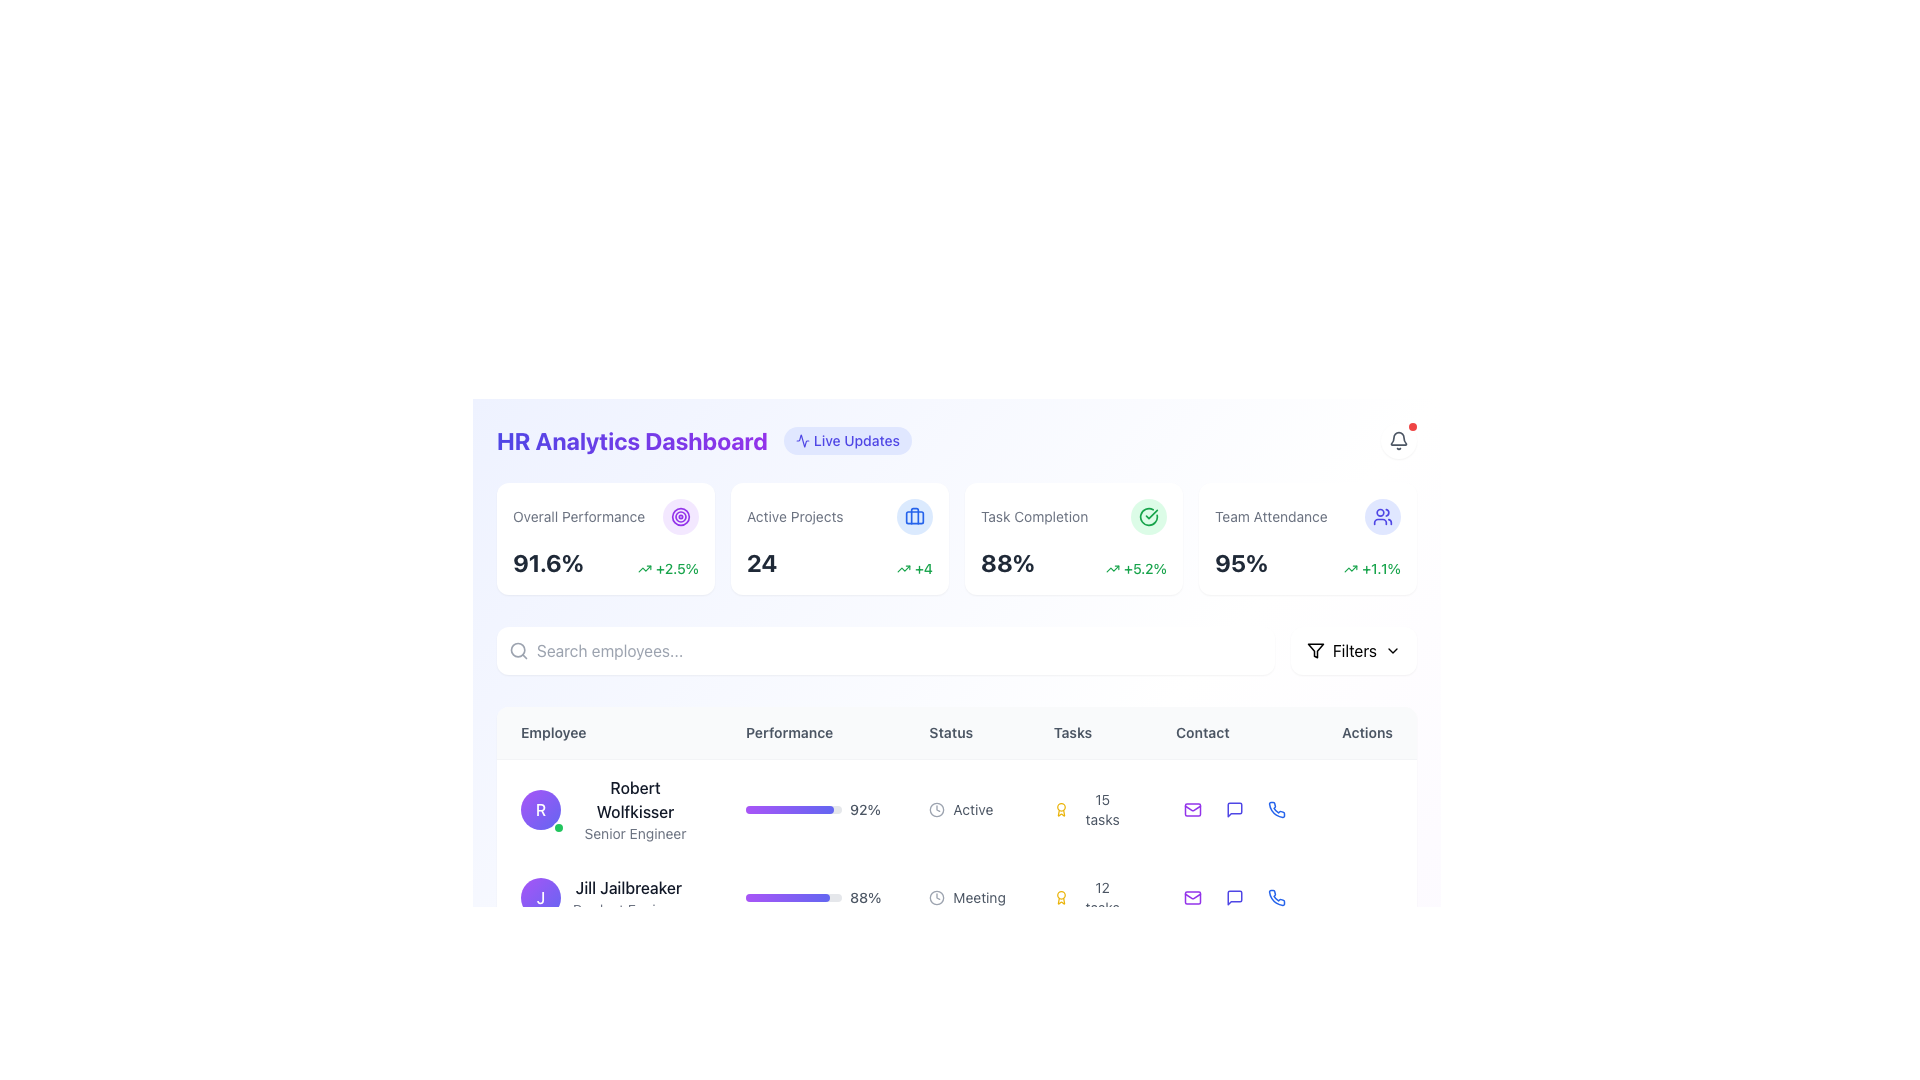 This screenshot has height=1080, width=1920. Describe the element at coordinates (813, 810) in the screenshot. I see `the progress bar displaying '92%' associated with employee 'Robert Wolfkisser' in the Performance column of the table` at that location.